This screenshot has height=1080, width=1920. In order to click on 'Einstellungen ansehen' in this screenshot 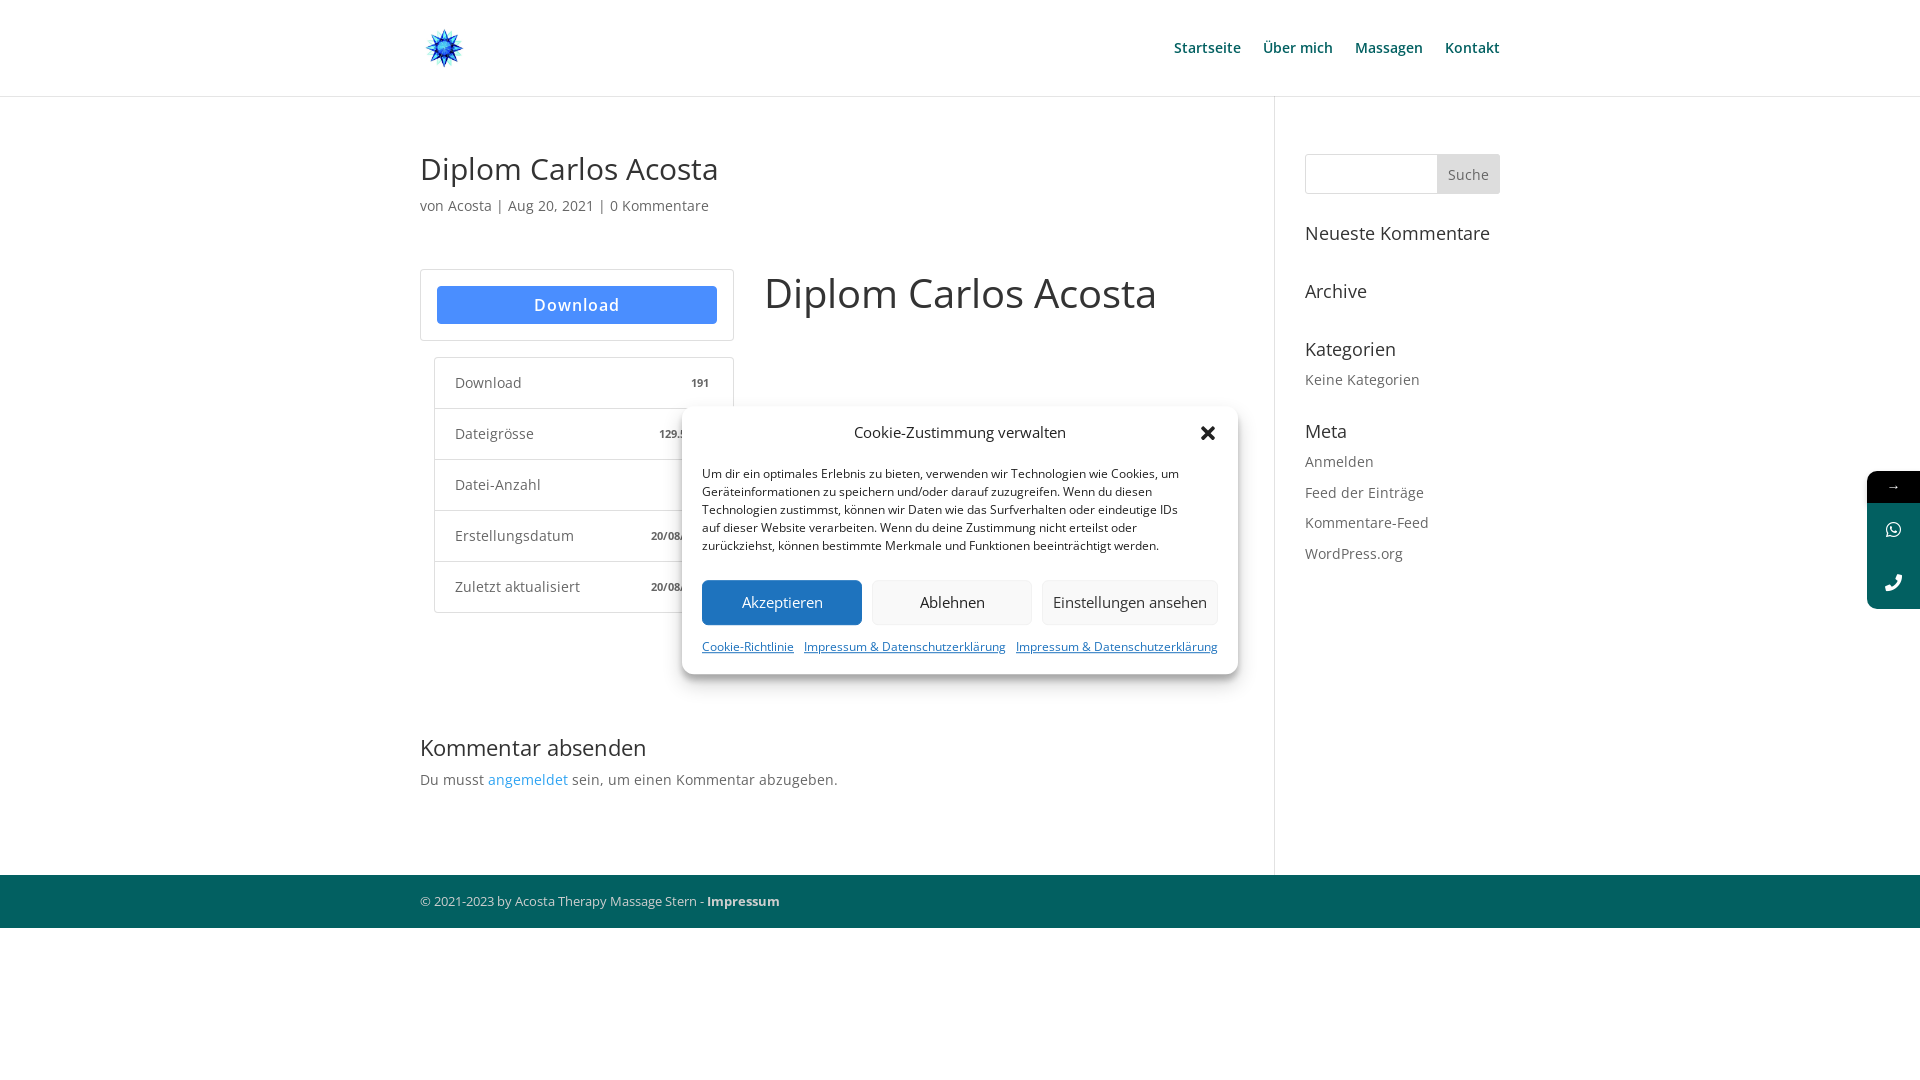, I will do `click(1040, 601)`.